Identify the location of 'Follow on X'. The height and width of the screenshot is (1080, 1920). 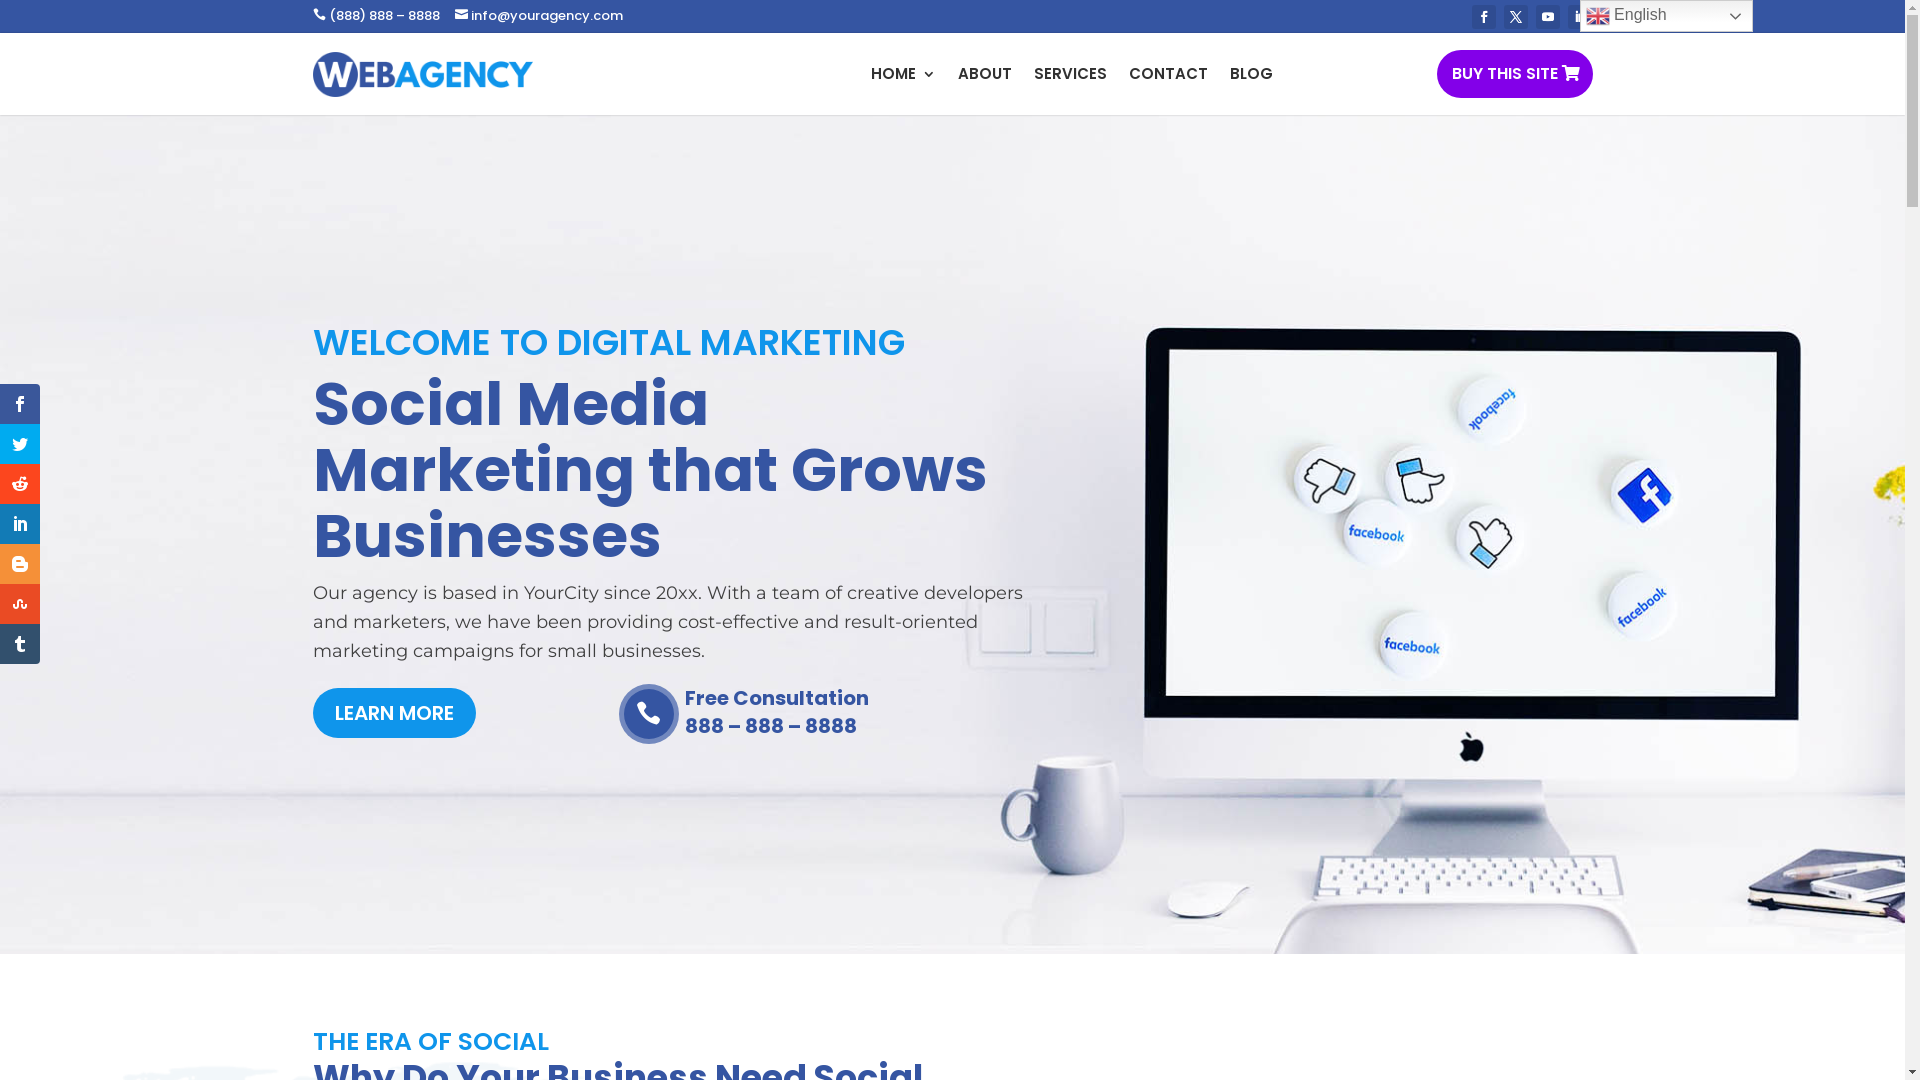
(1516, 16).